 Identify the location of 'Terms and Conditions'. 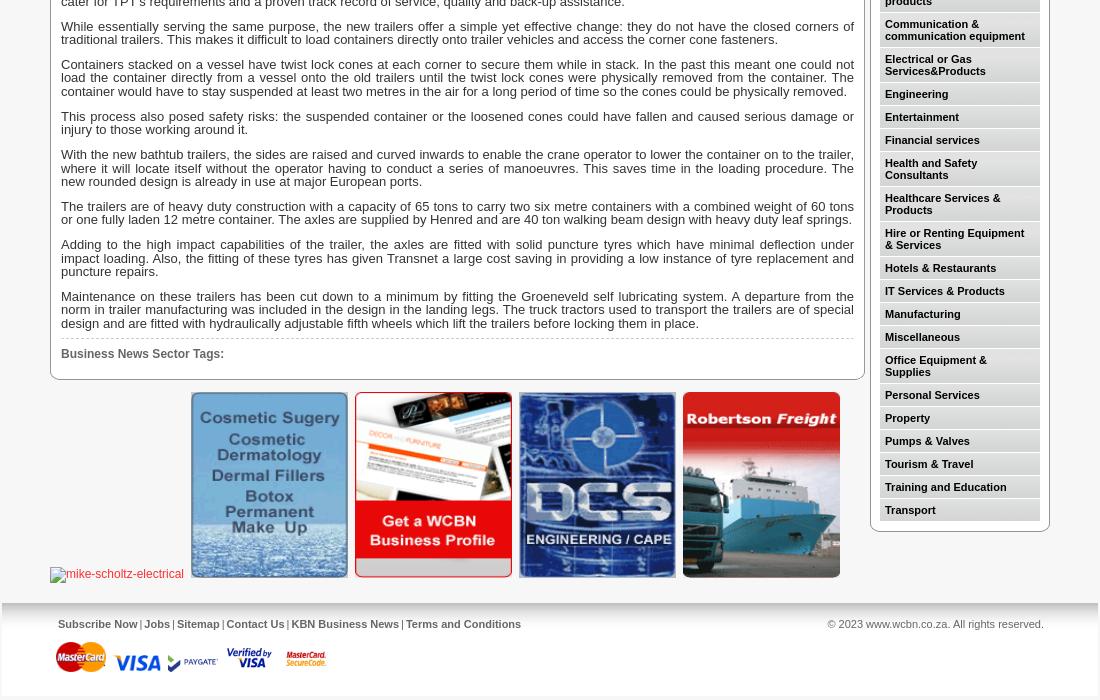
(461, 623).